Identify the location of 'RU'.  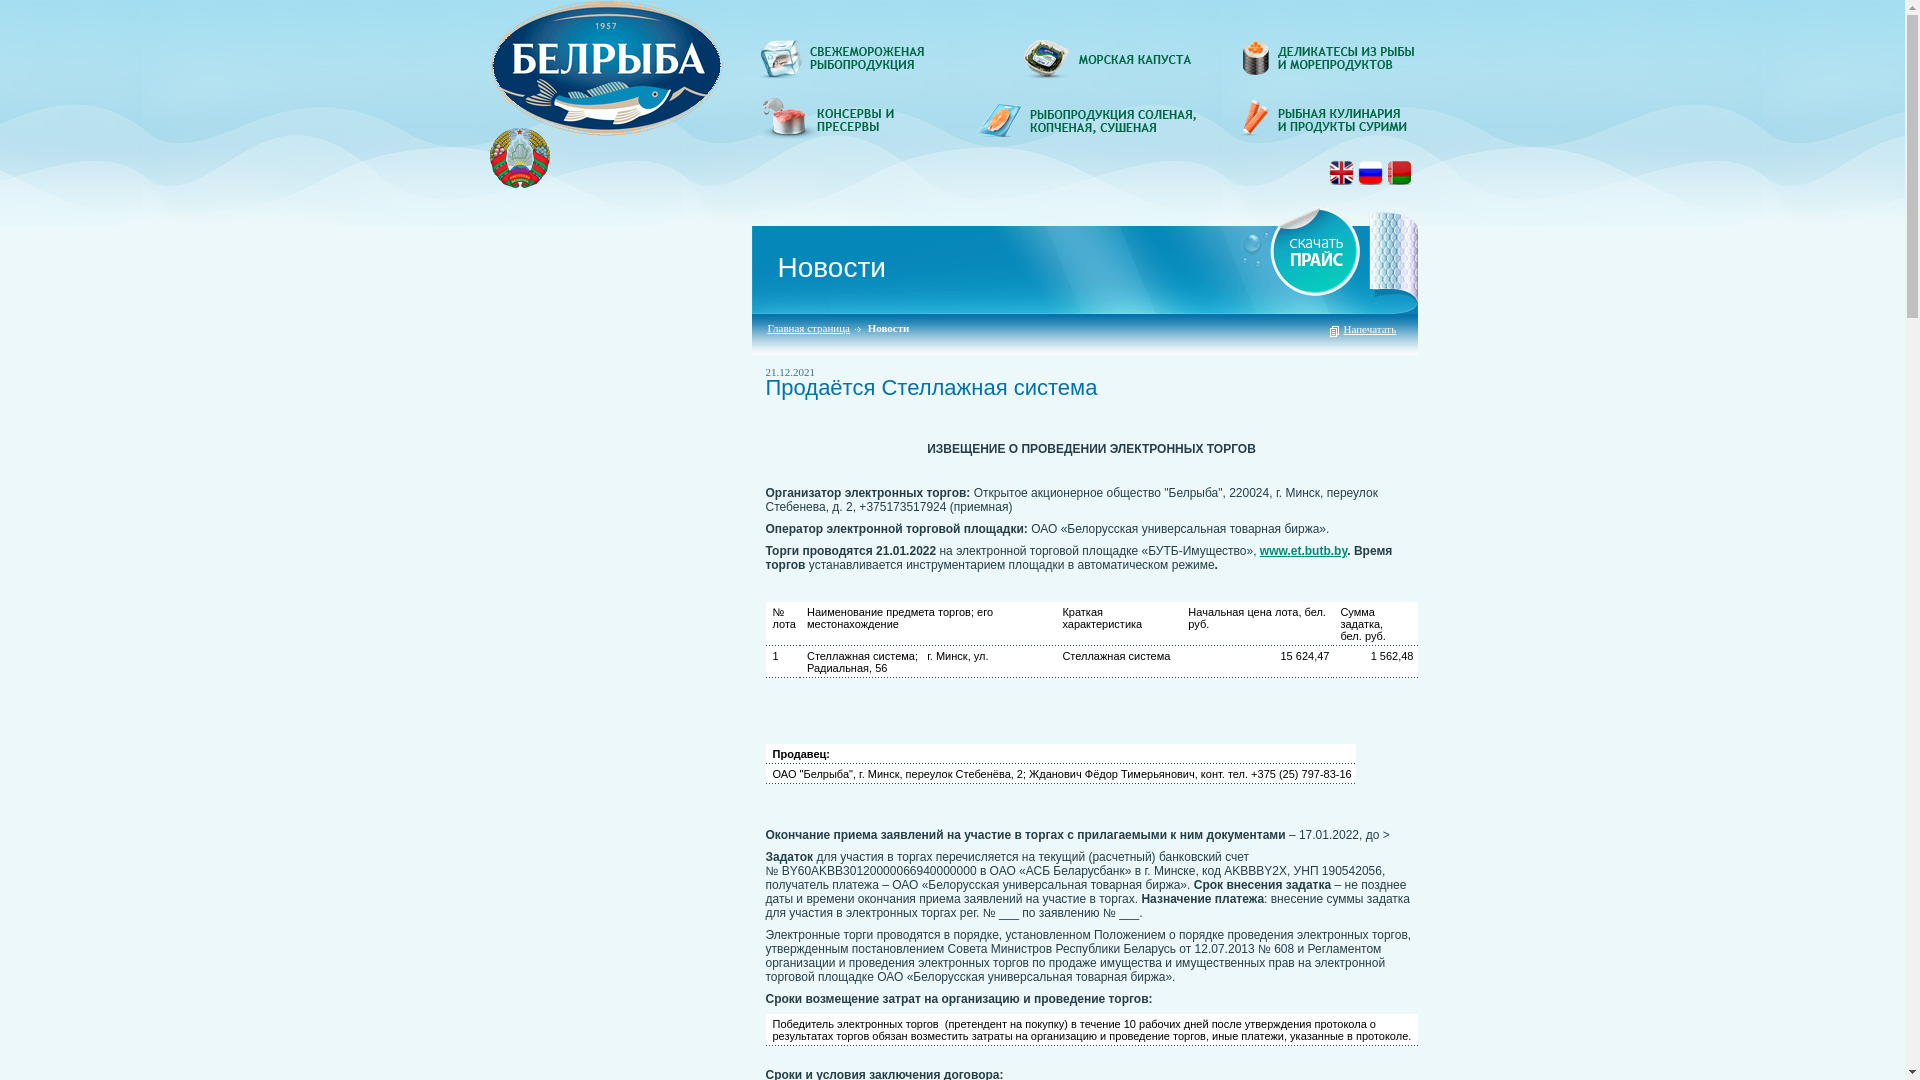
(1369, 171).